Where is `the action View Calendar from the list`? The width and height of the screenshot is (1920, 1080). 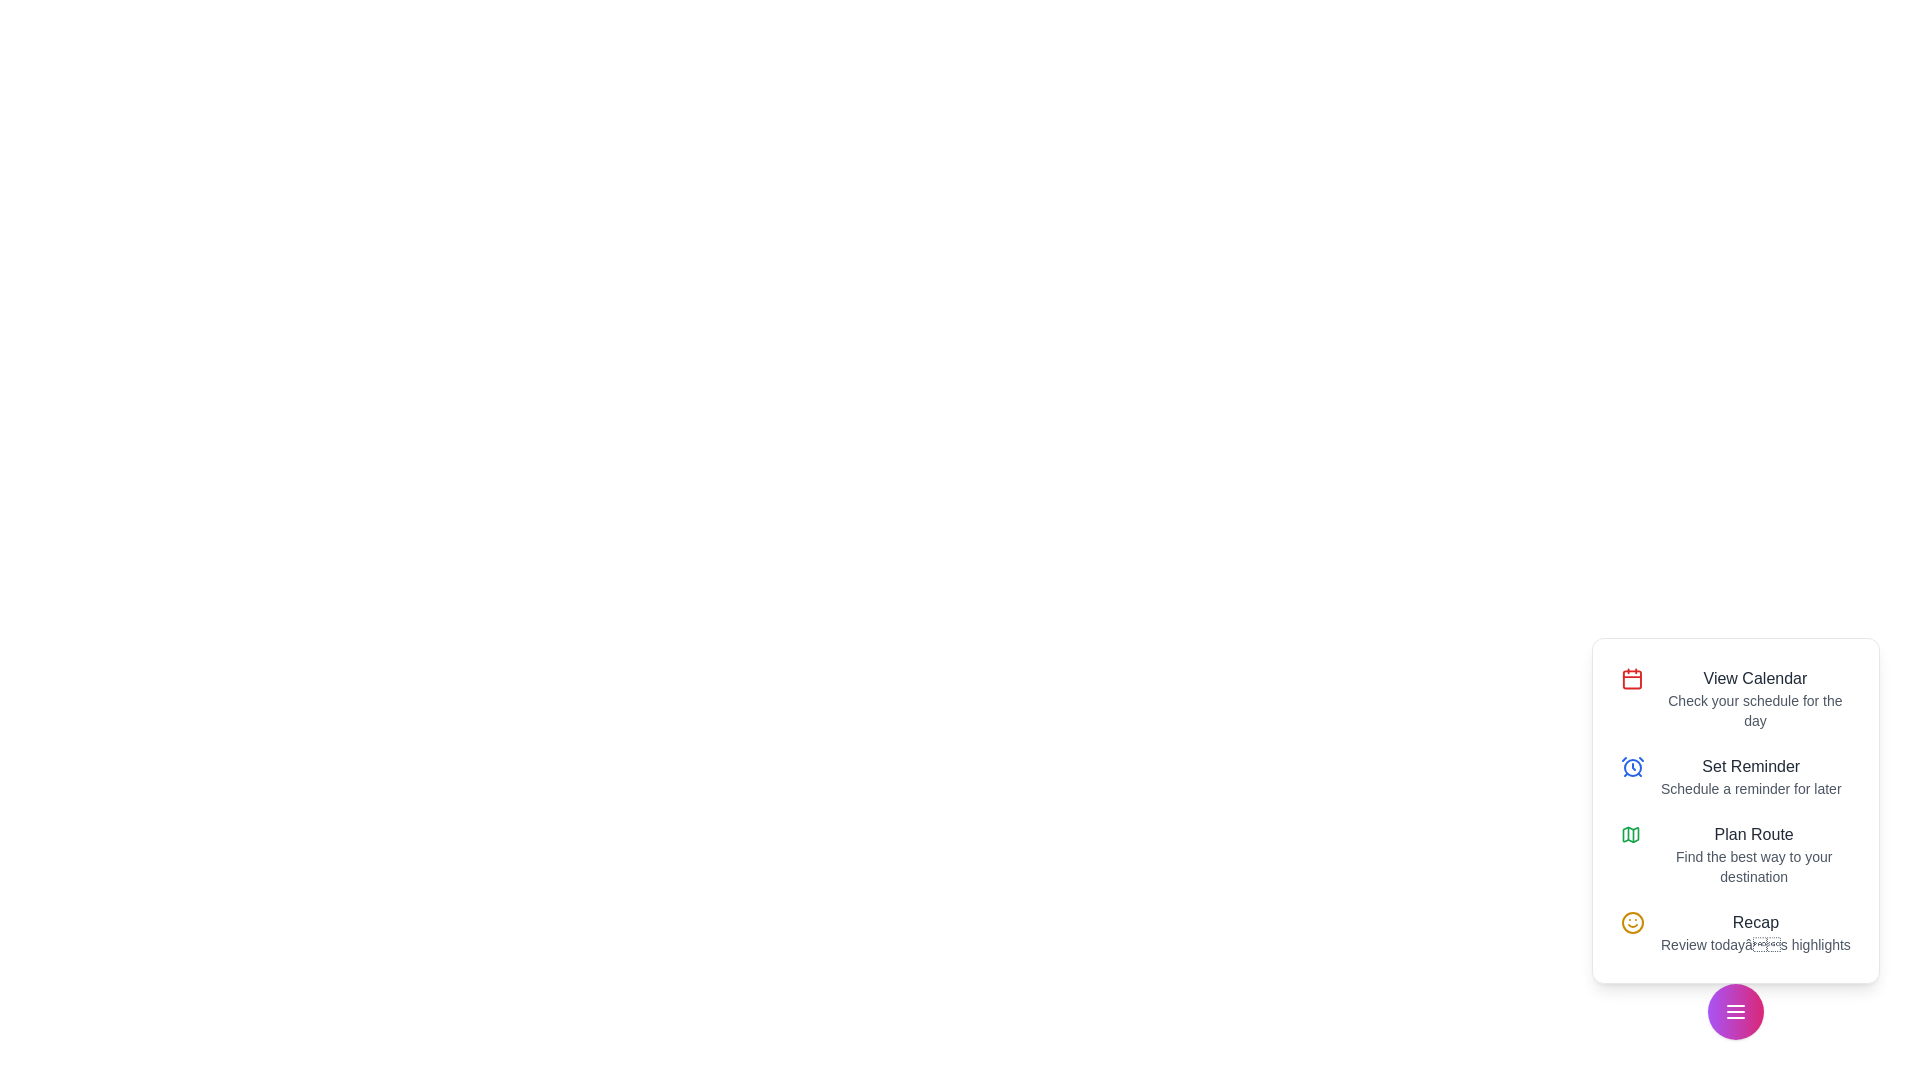
the action View Calendar from the list is located at coordinates (1735, 697).